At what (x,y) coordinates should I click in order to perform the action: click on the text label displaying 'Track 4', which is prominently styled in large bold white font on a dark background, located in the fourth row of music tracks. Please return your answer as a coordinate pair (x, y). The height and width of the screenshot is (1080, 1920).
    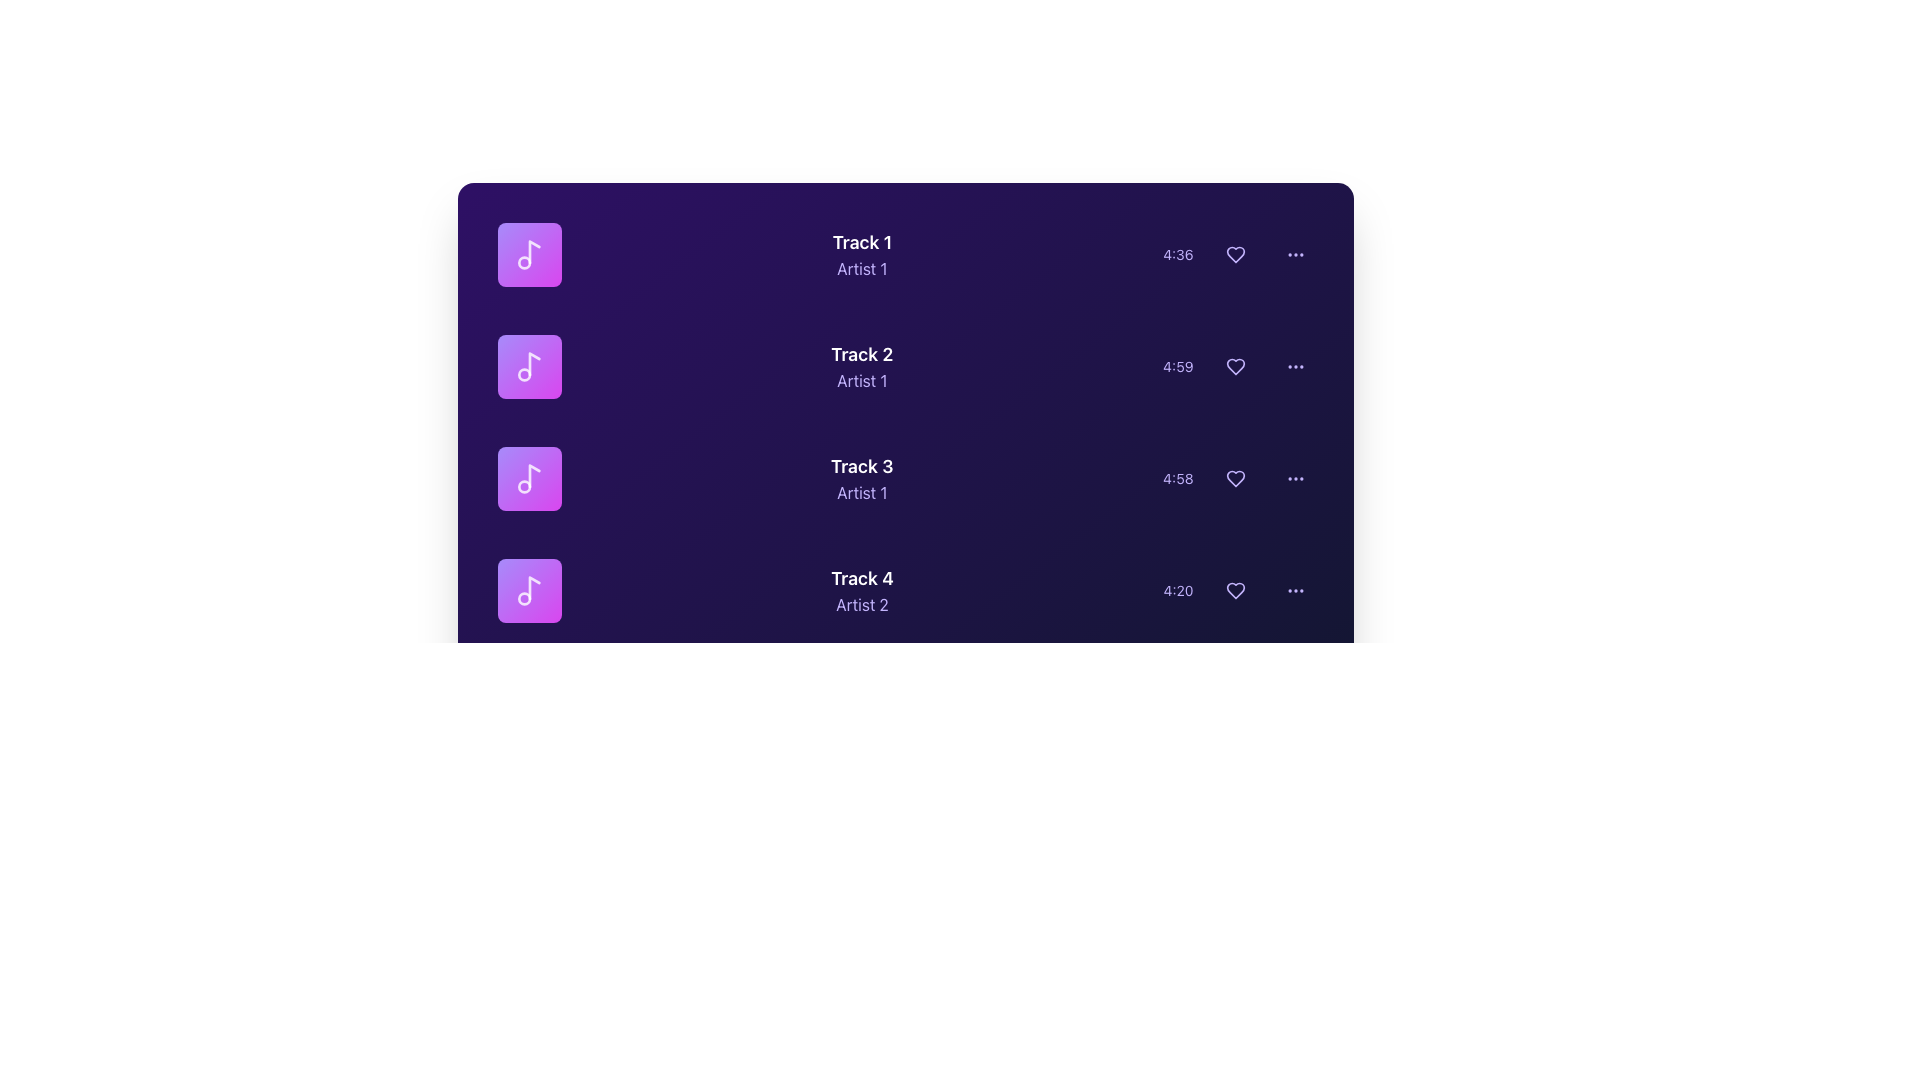
    Looking at the image, I should click on (862, 578).